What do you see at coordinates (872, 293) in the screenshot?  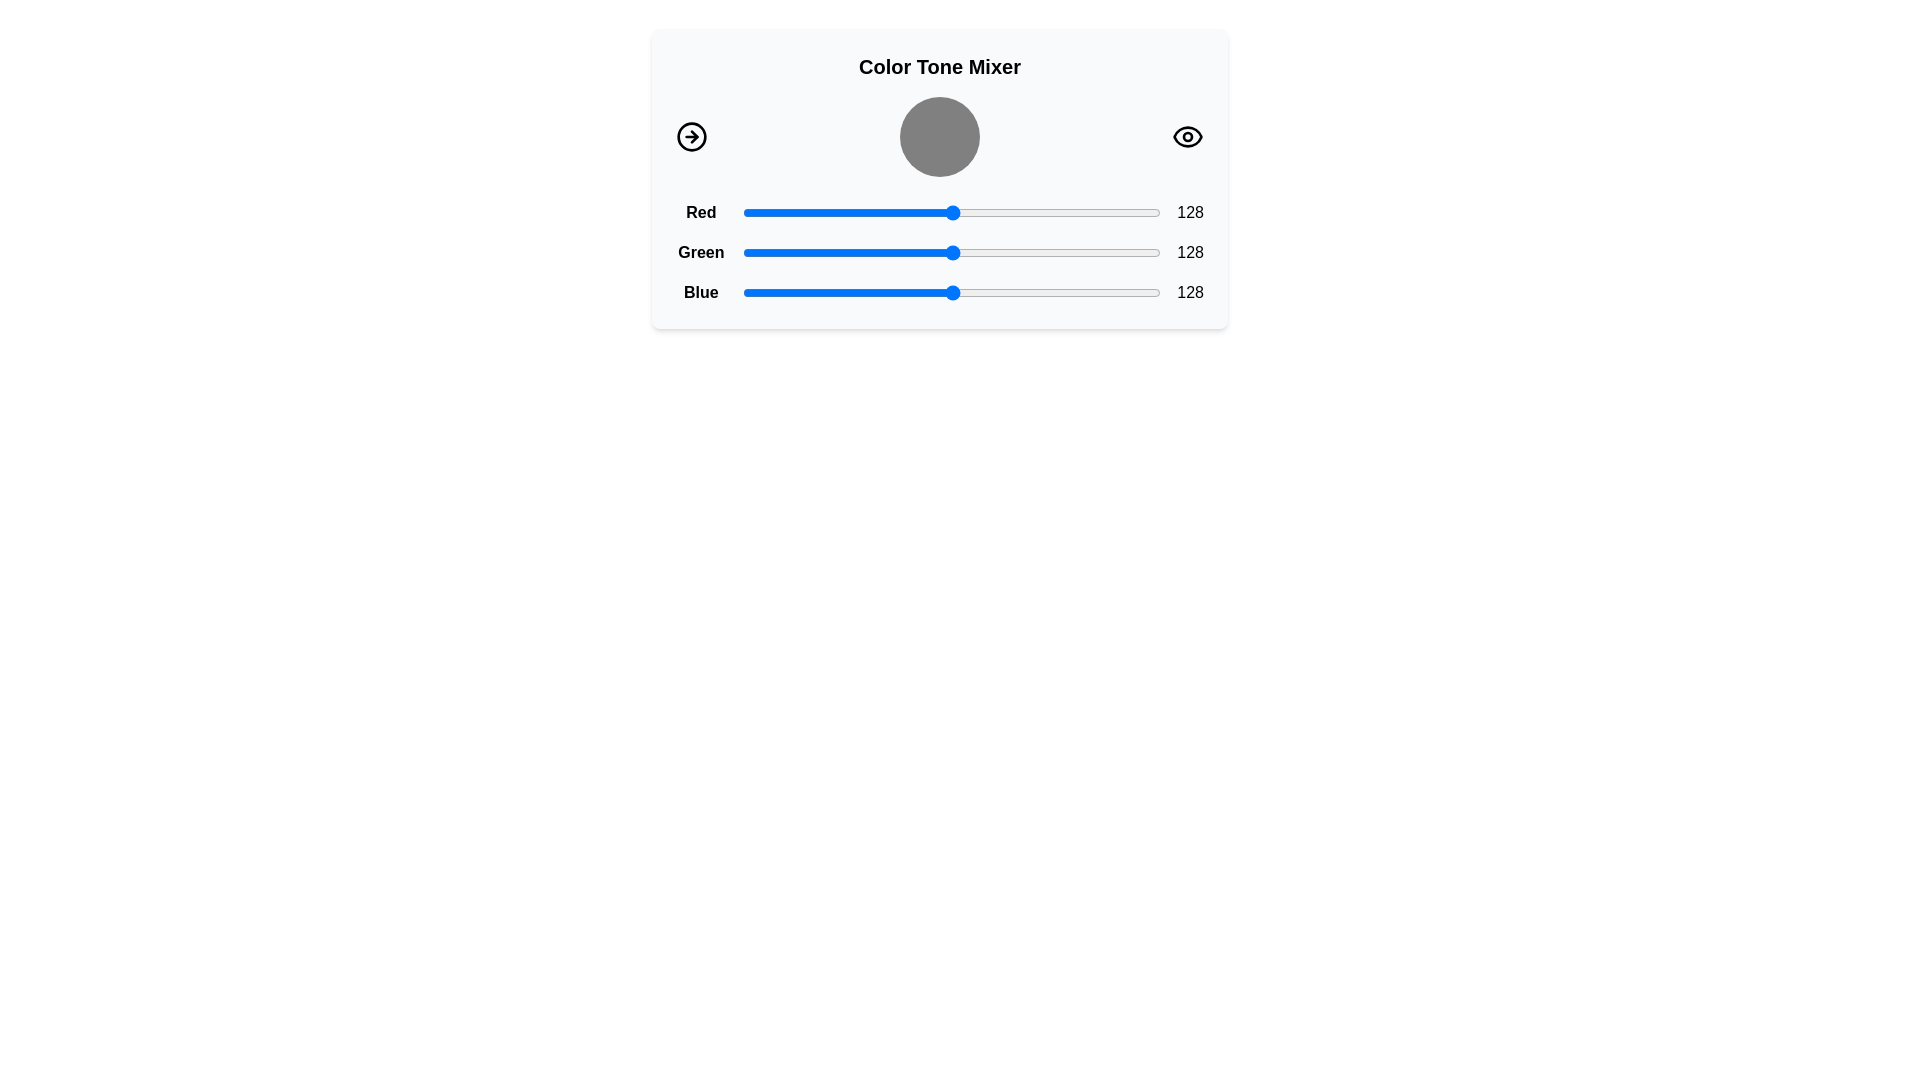 I see `the slider value` at bounding box center [872, 293].